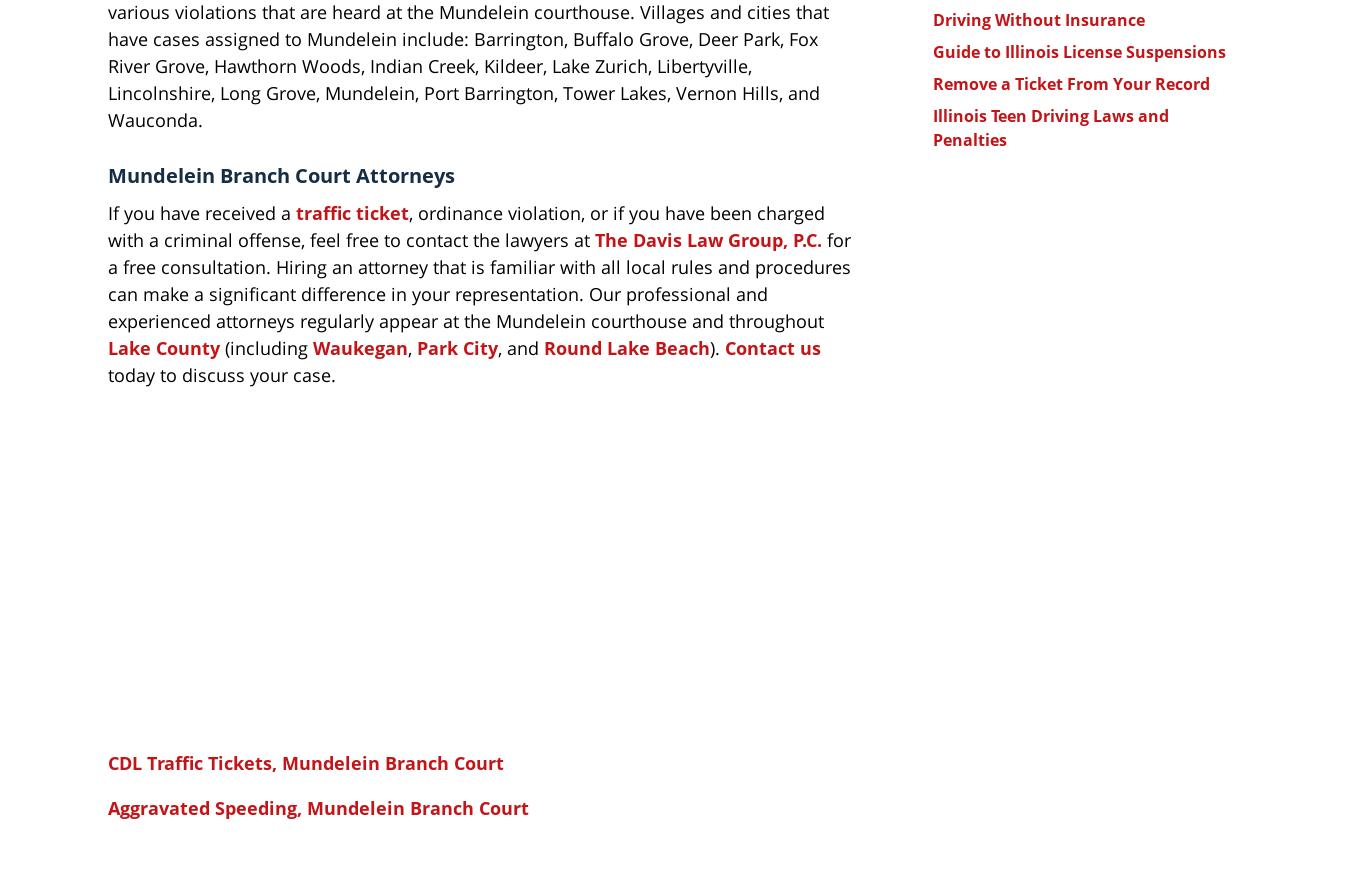 The width and height of the screenshot is (1366, 871). What do you see at coordinates (520, 346) in the screenshot?
I see `', and'` at bounding box center [520, 346].